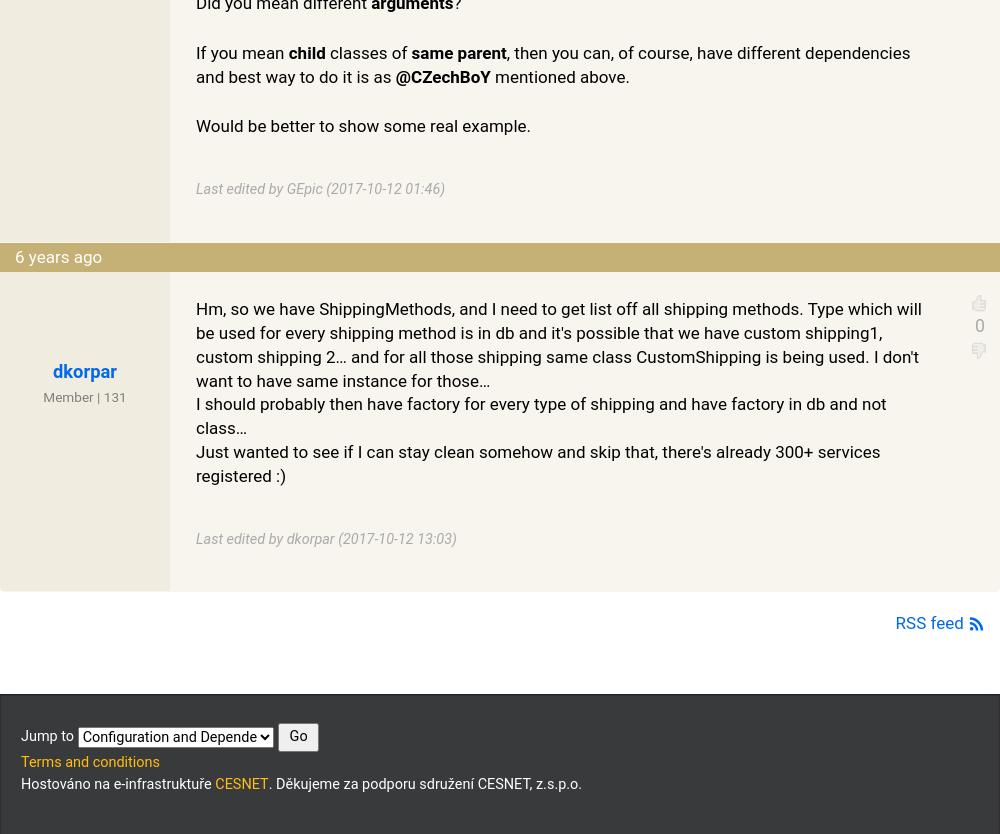  I want to click on 'Just wanted to see if I can stay clean somehow and skip that, there's already
300+ services registered :)', so click(538, 463).